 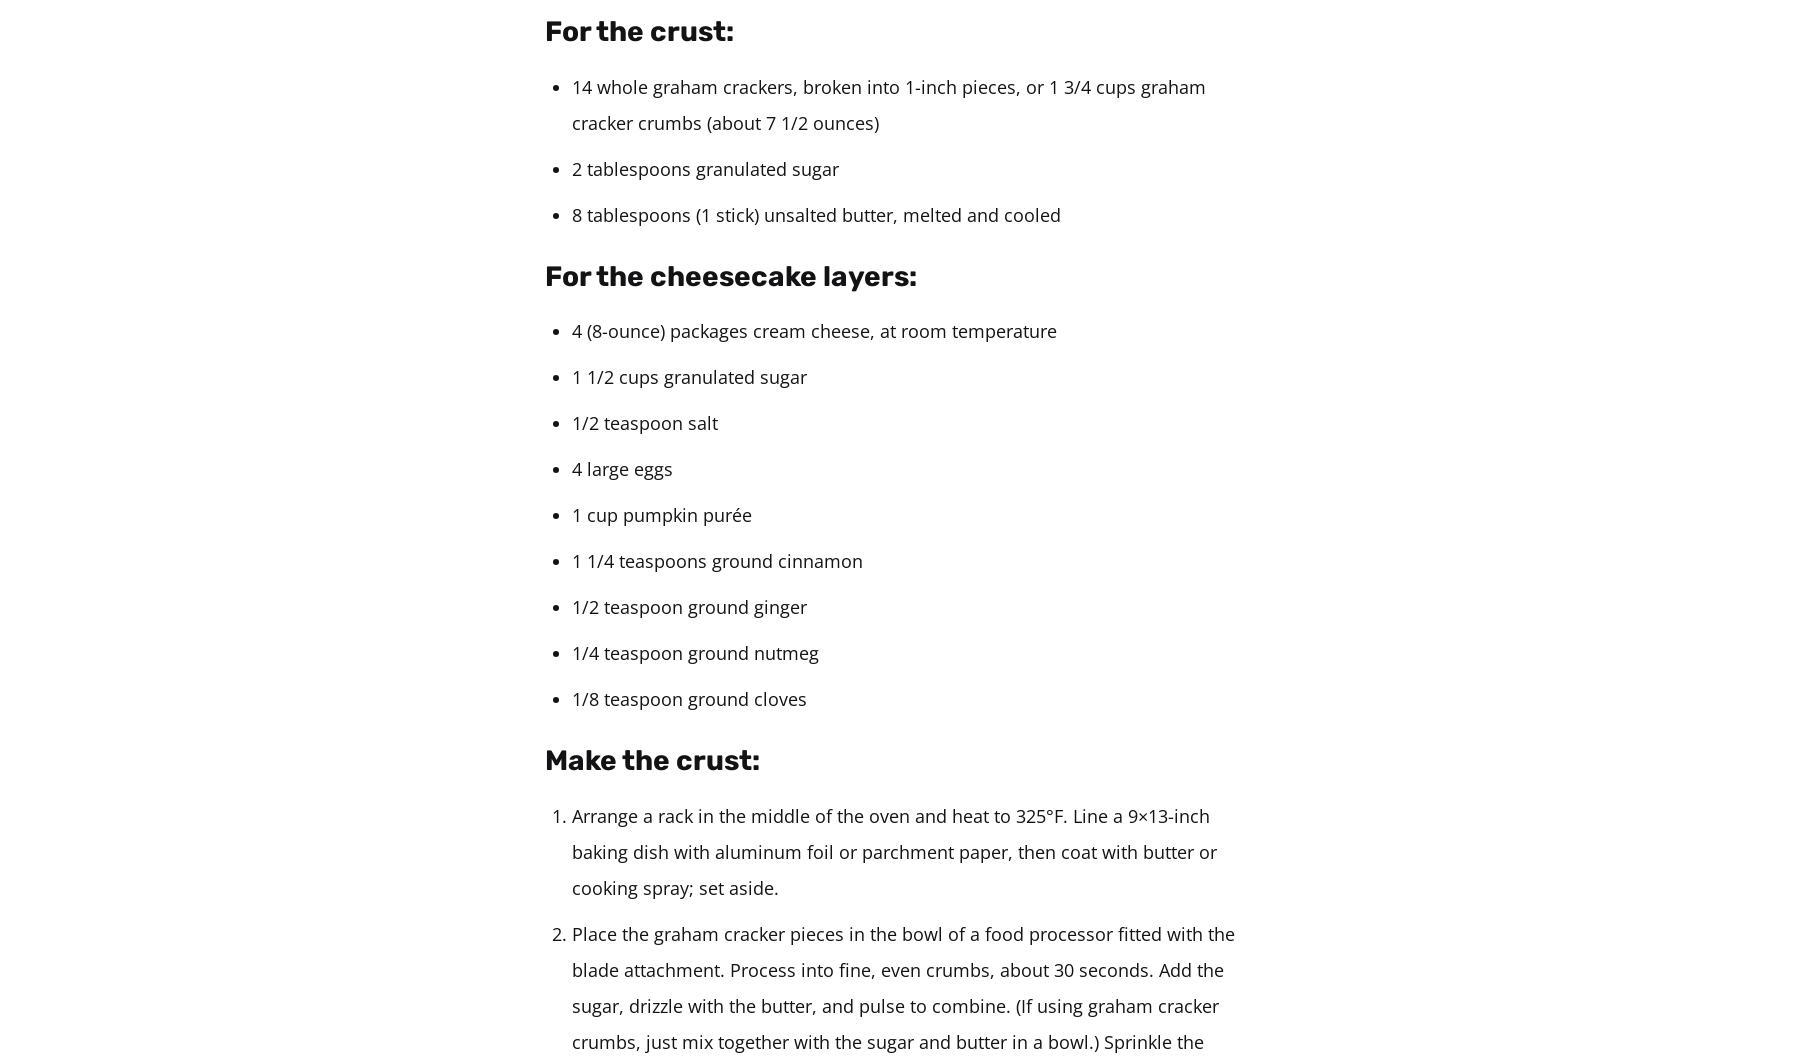 I want to click on 'Arrange a rack in the middle of the oven and heat to 325°F. Line a 9×13-inch baking dish with aluminum foil or parchment paper, then coat with butter or cooking spray; set aside.', so click(x=572, y=851).